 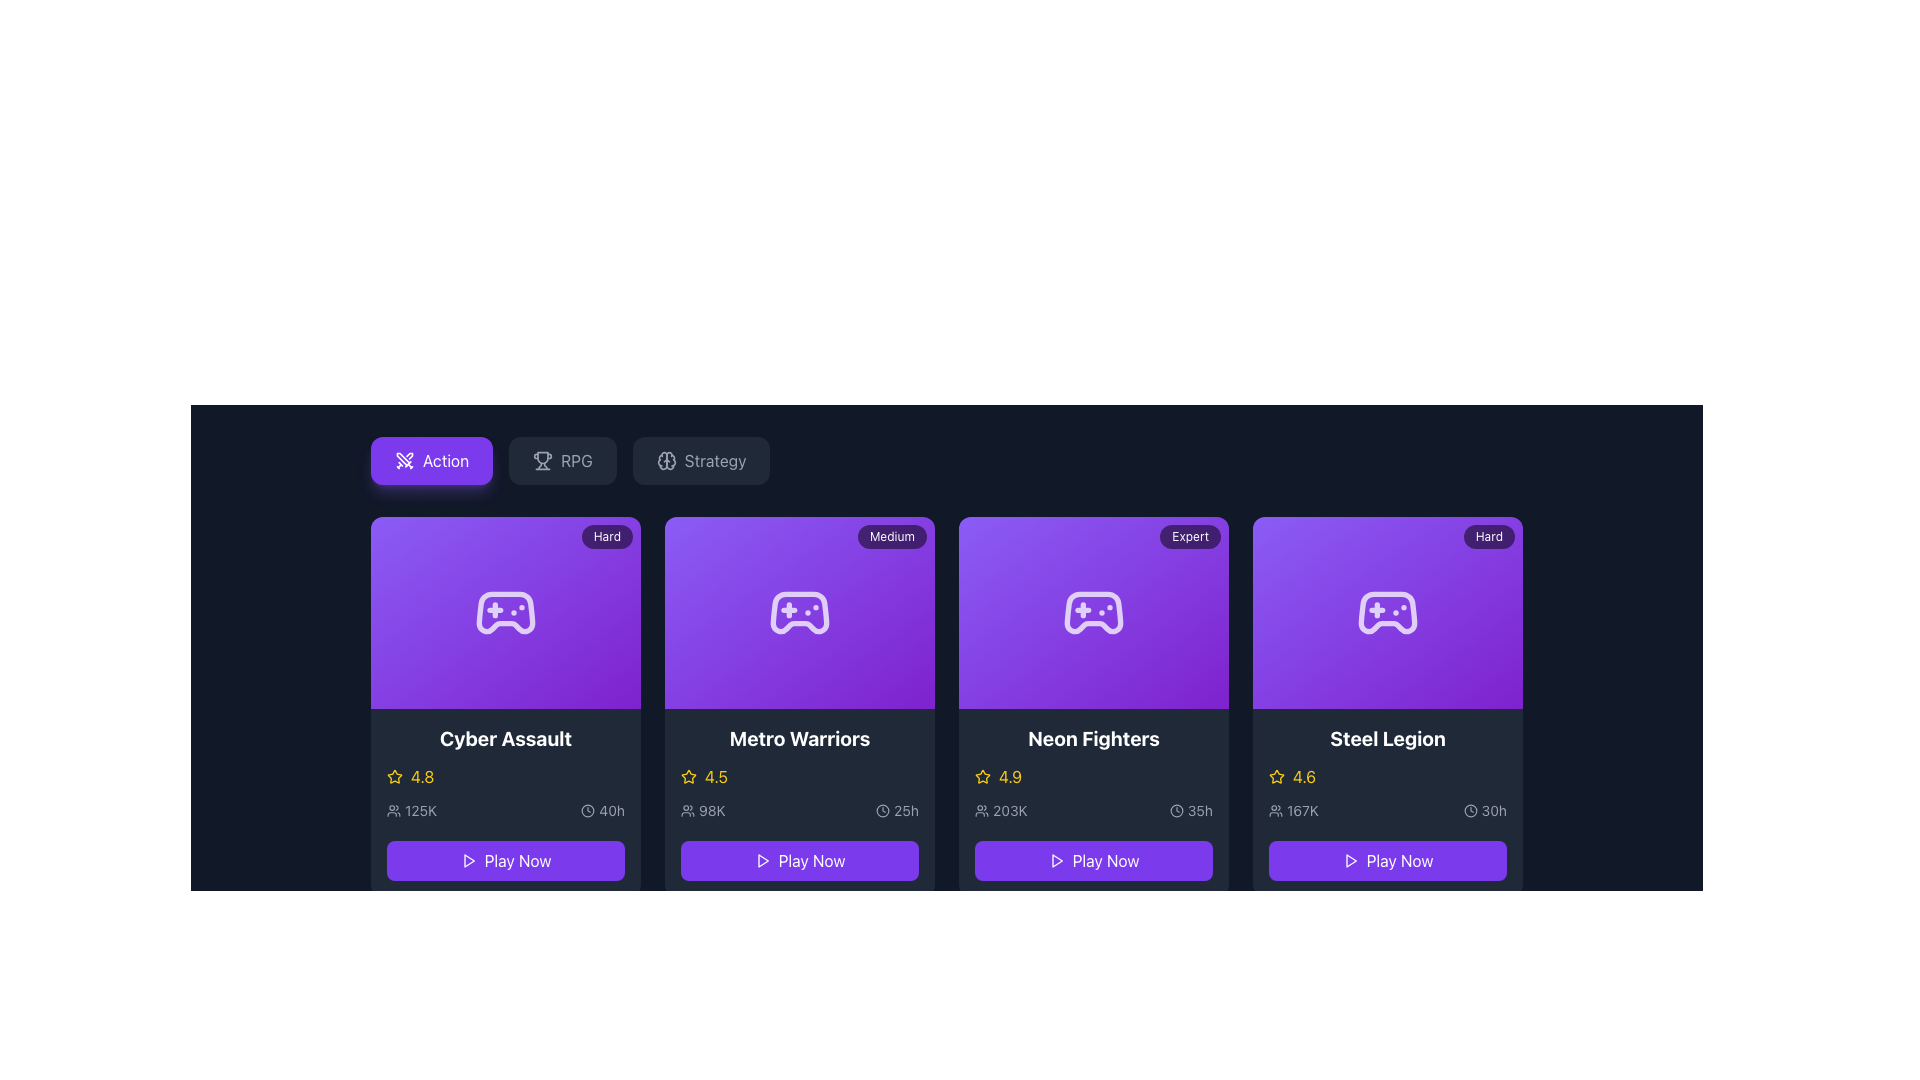 I want to click on the 'Play Now' button, which is a purple rectangular button with rounded corners, displaying the text 'Play Now' in white and a play triangle icon, located at the bottom center of the 'Metro Warriors' card, so click(x=800, y=855).